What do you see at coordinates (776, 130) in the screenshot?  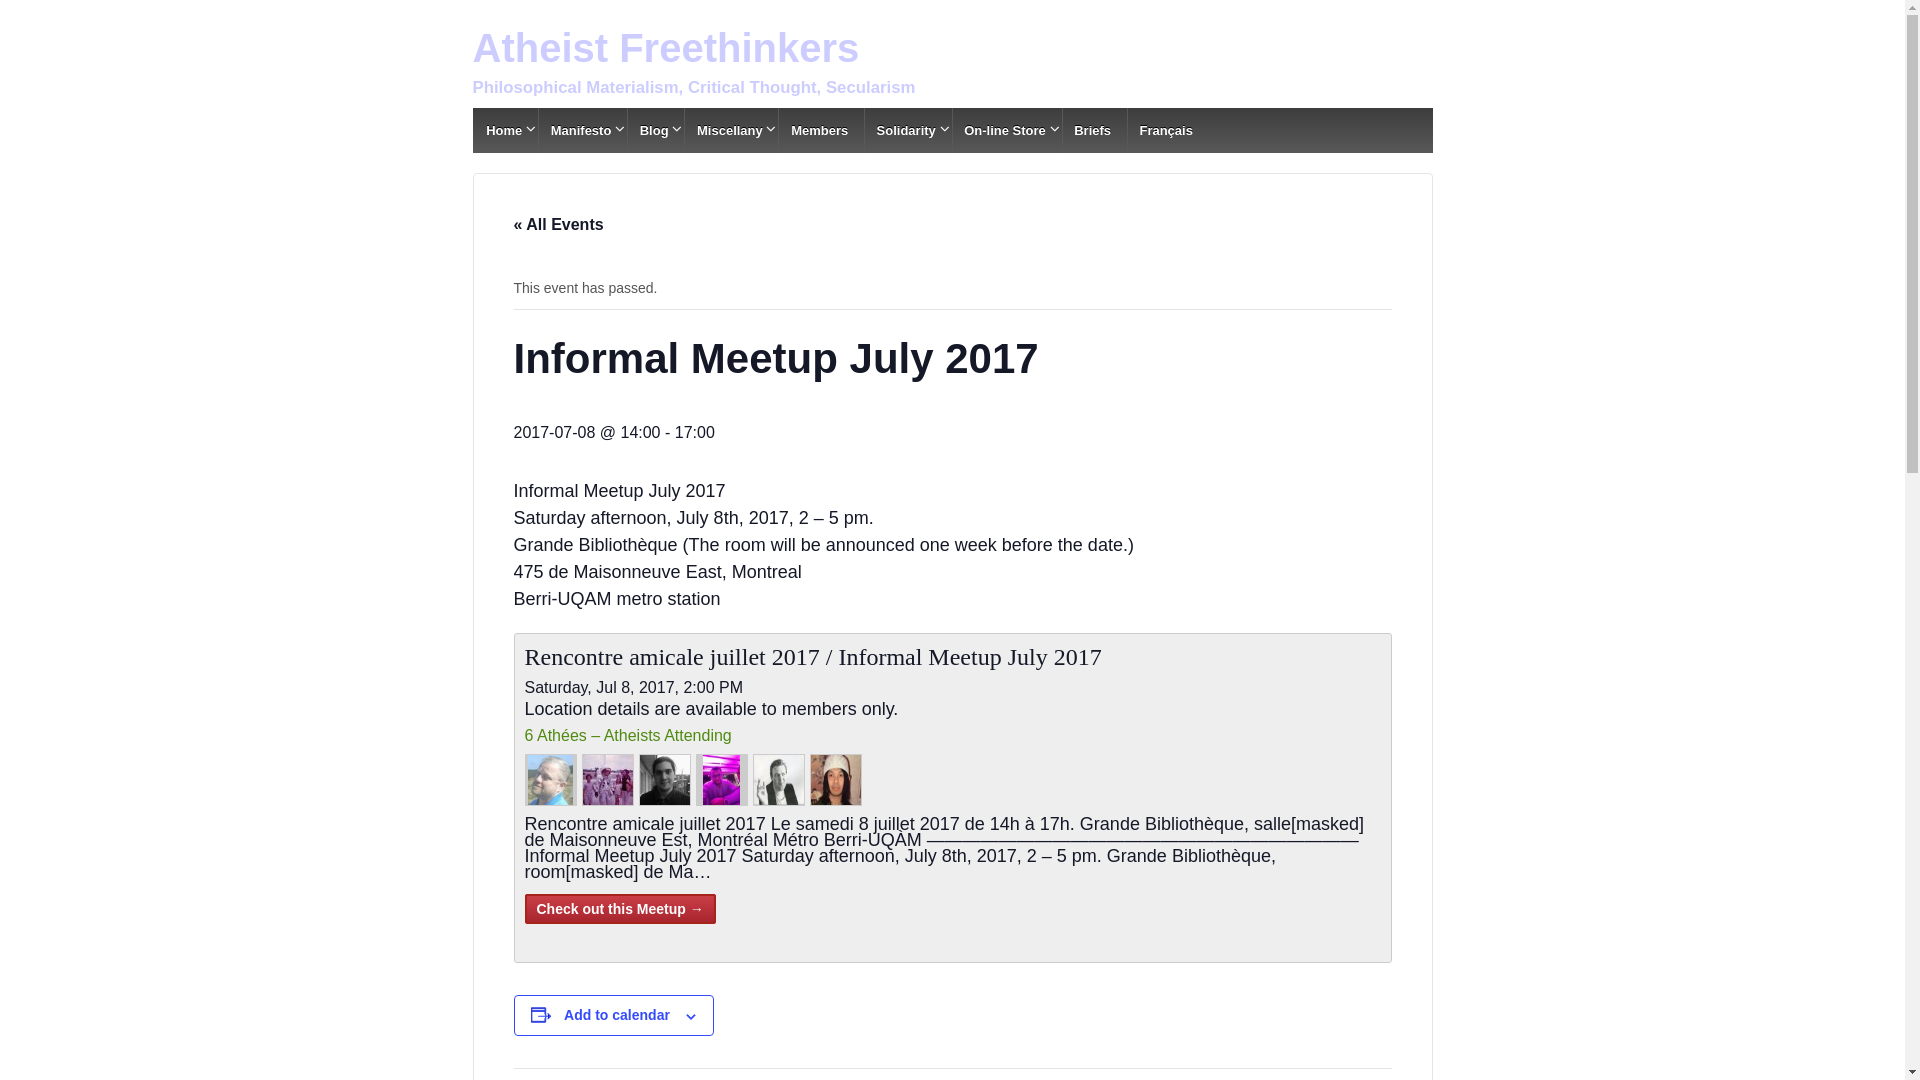 I see `'Members'` at bounding box center [776, 130].